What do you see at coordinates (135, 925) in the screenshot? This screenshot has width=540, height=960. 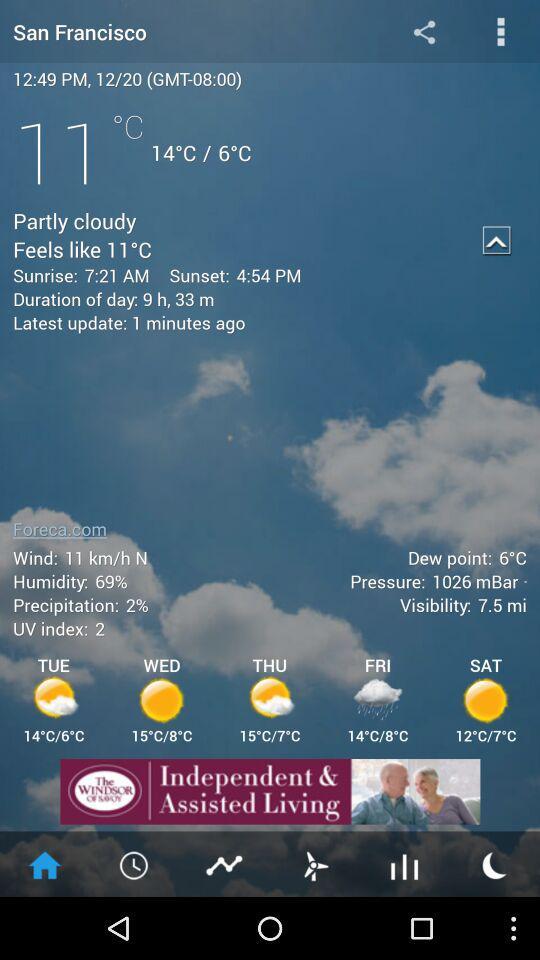 I see `the time icon` at bounding box center [135, 925].